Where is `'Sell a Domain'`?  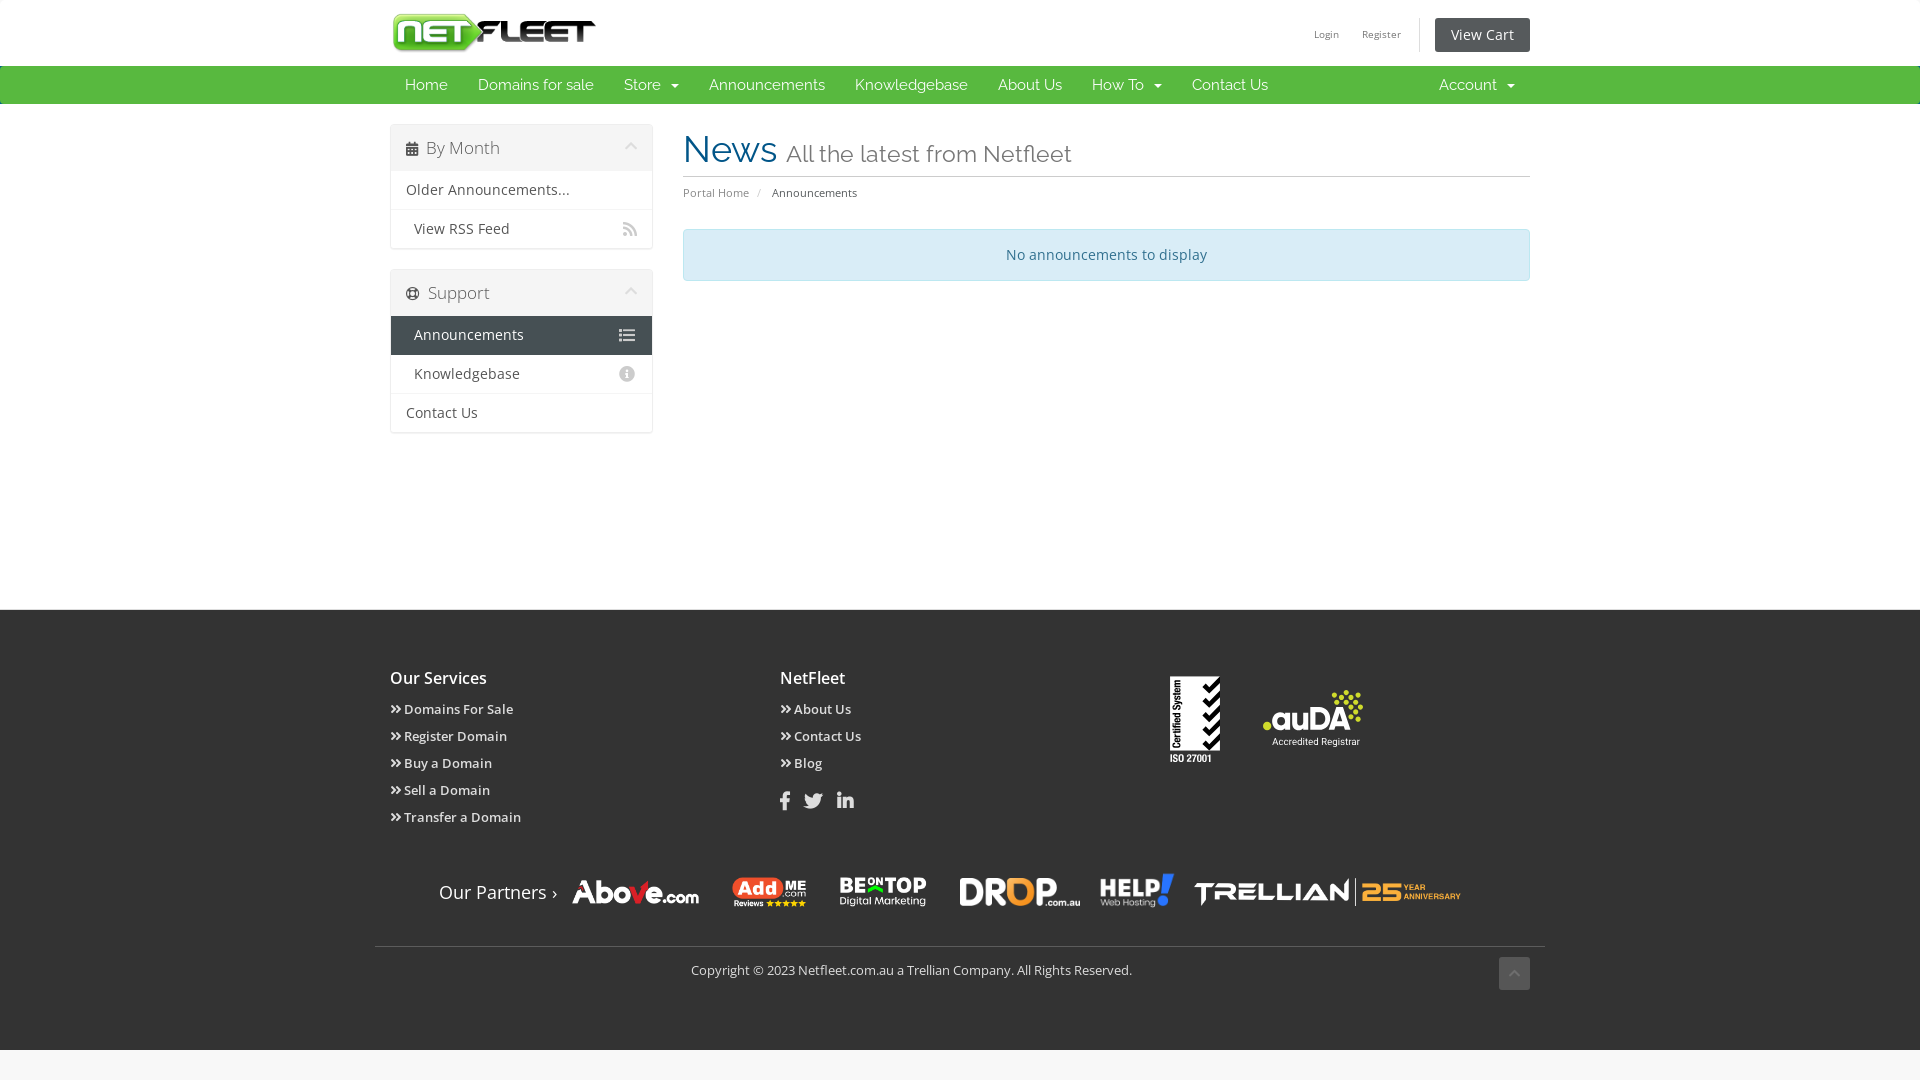 'Sell a Domain' is located at coordinates (439, 789).